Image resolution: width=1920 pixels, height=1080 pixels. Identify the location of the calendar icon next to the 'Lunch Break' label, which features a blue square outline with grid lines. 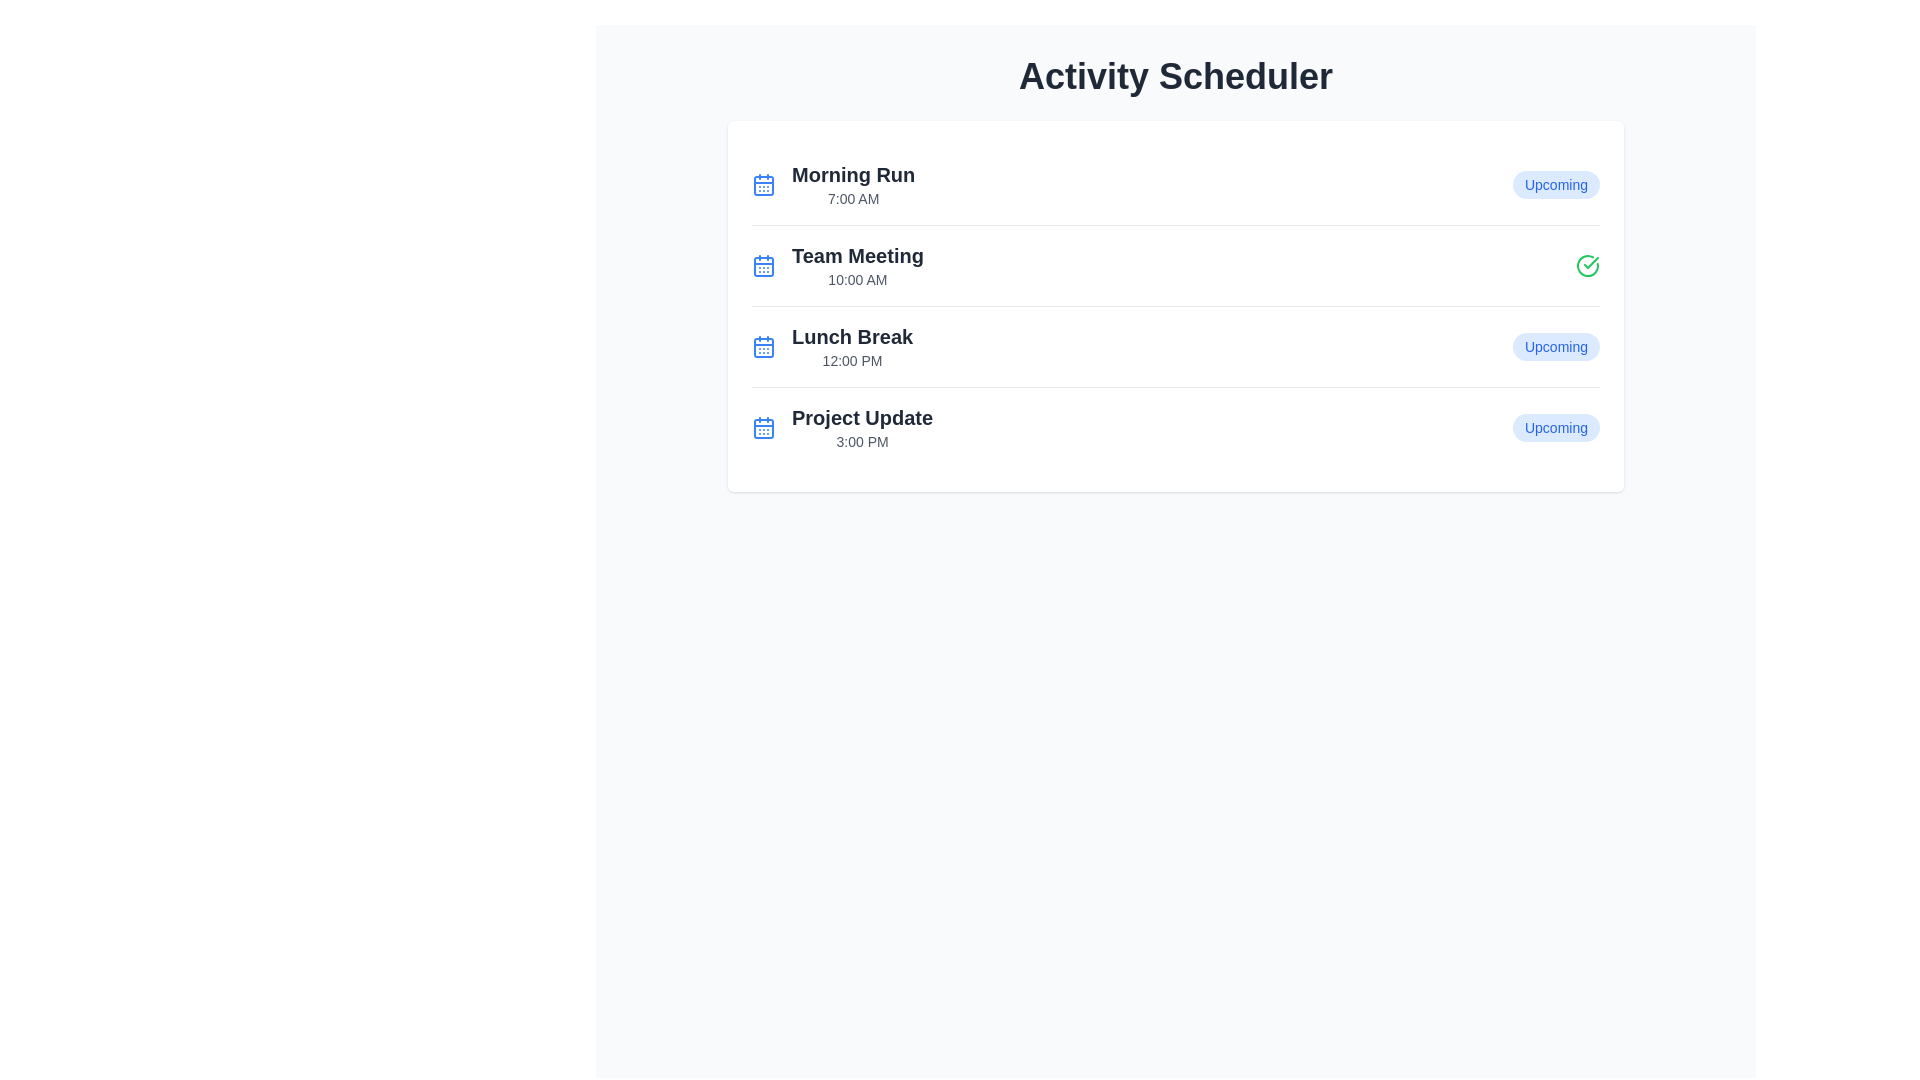
(762, 346).